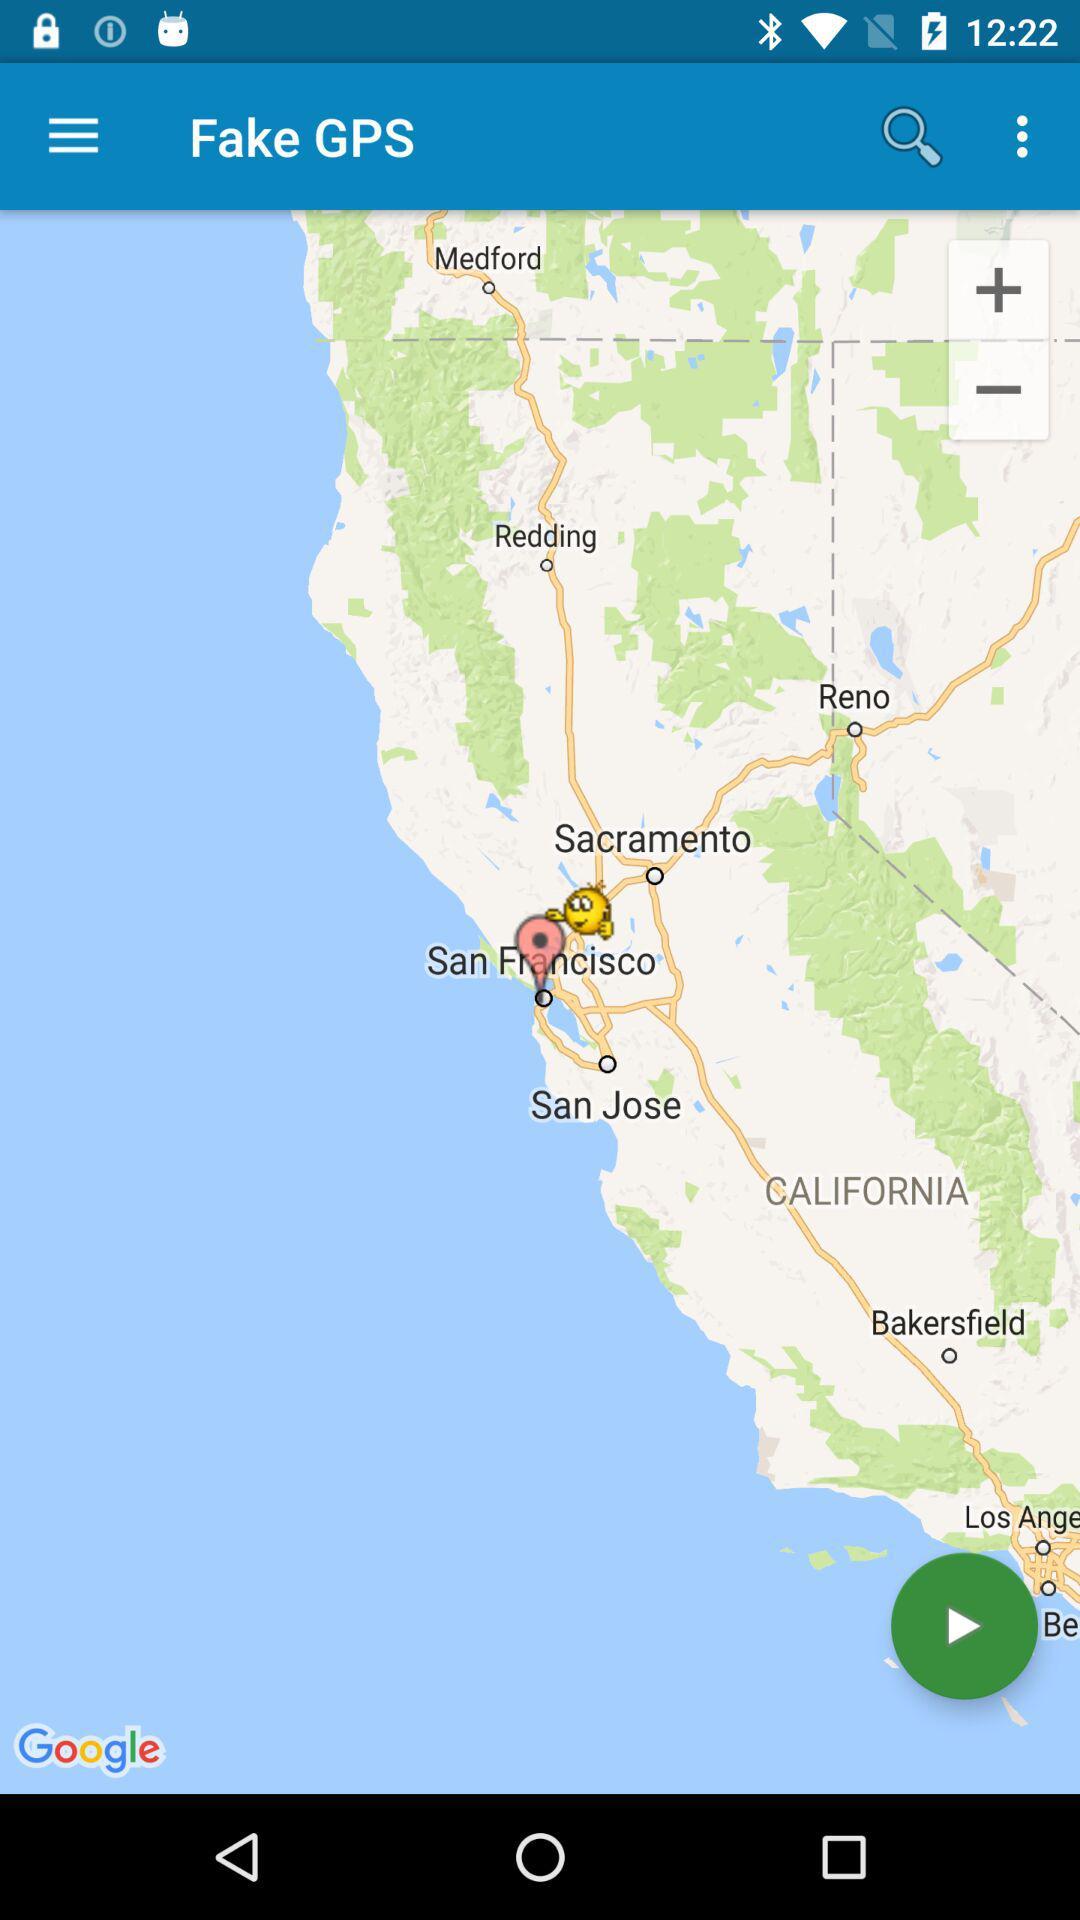  What do you see at coordinates (998, 393) in the screenshot?
I see `the minus icon` at bounding box center [998, 393].